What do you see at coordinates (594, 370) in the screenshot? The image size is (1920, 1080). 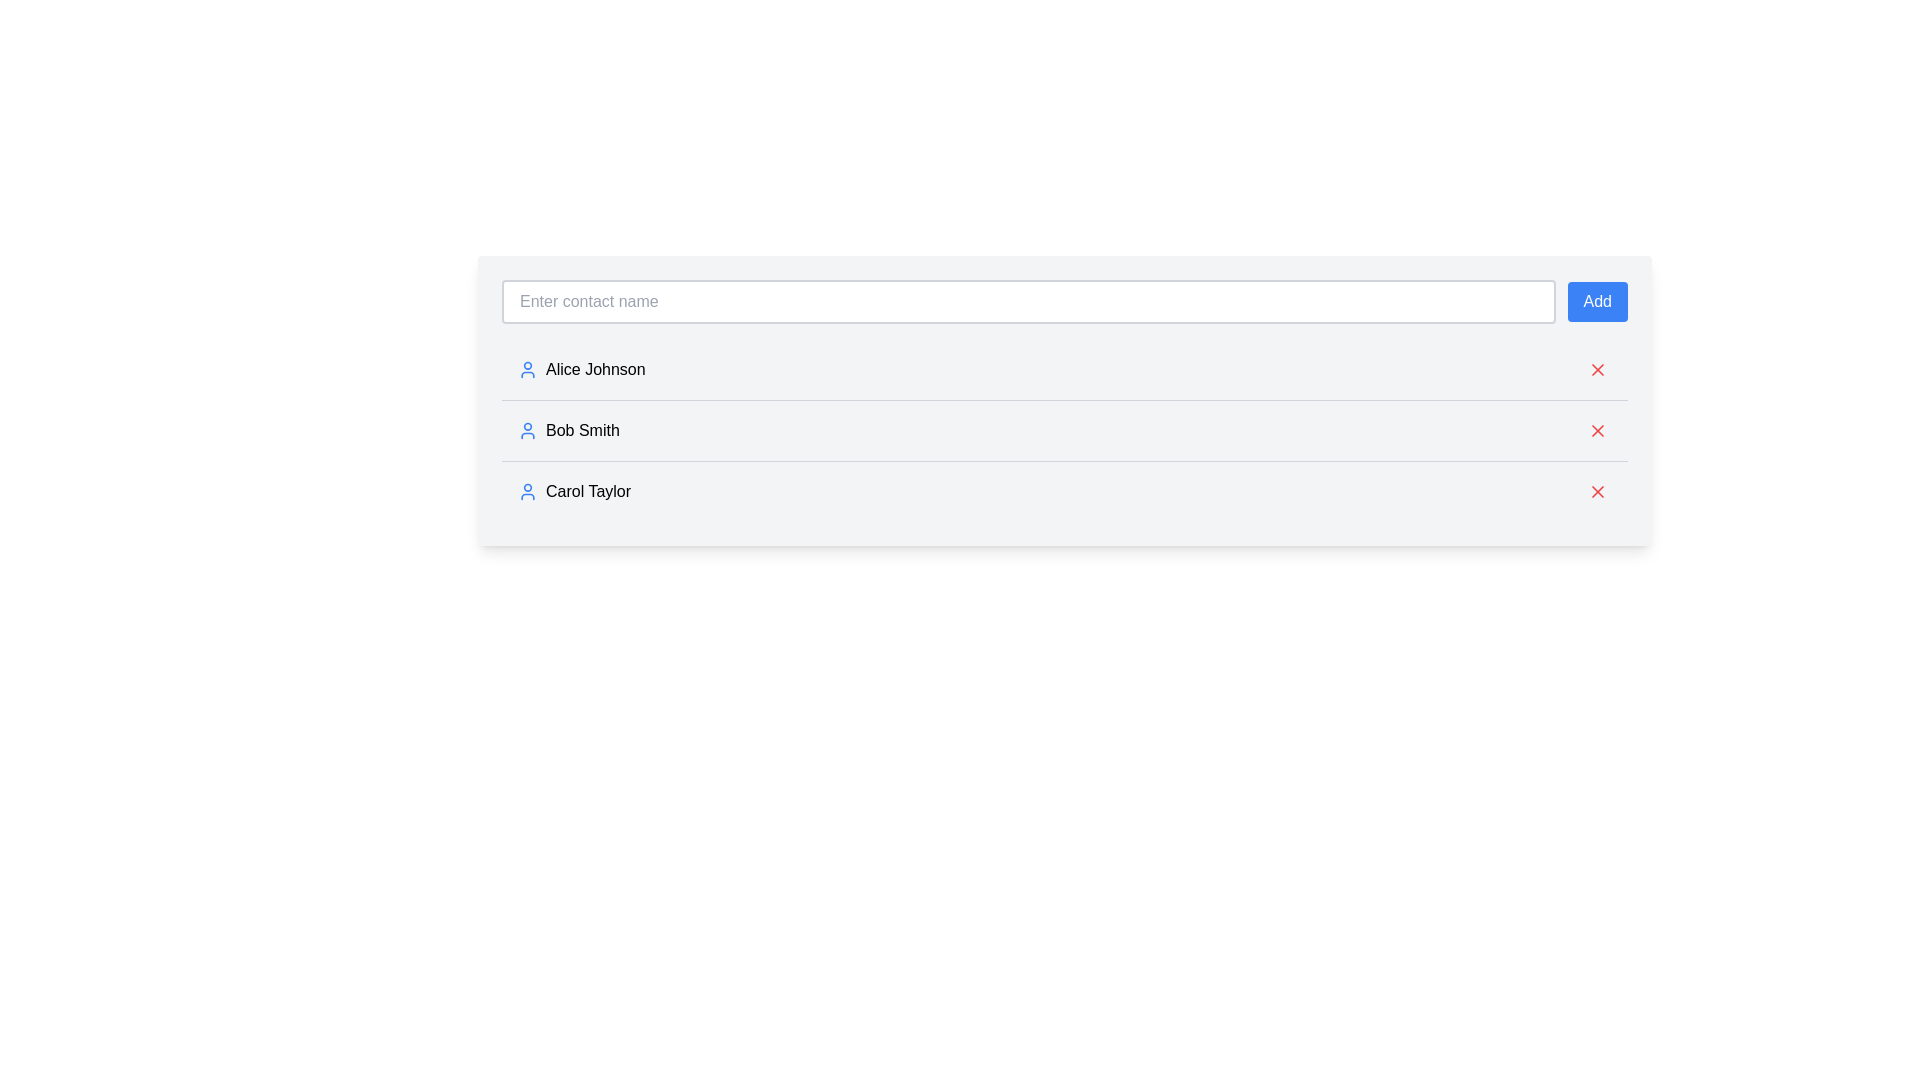 I see `the content of the text label displaying 'Alice Johnson', which is the first name entry in the contact list, positioned below the text input box and the 'Add' button` at bounding box center [594, 370].